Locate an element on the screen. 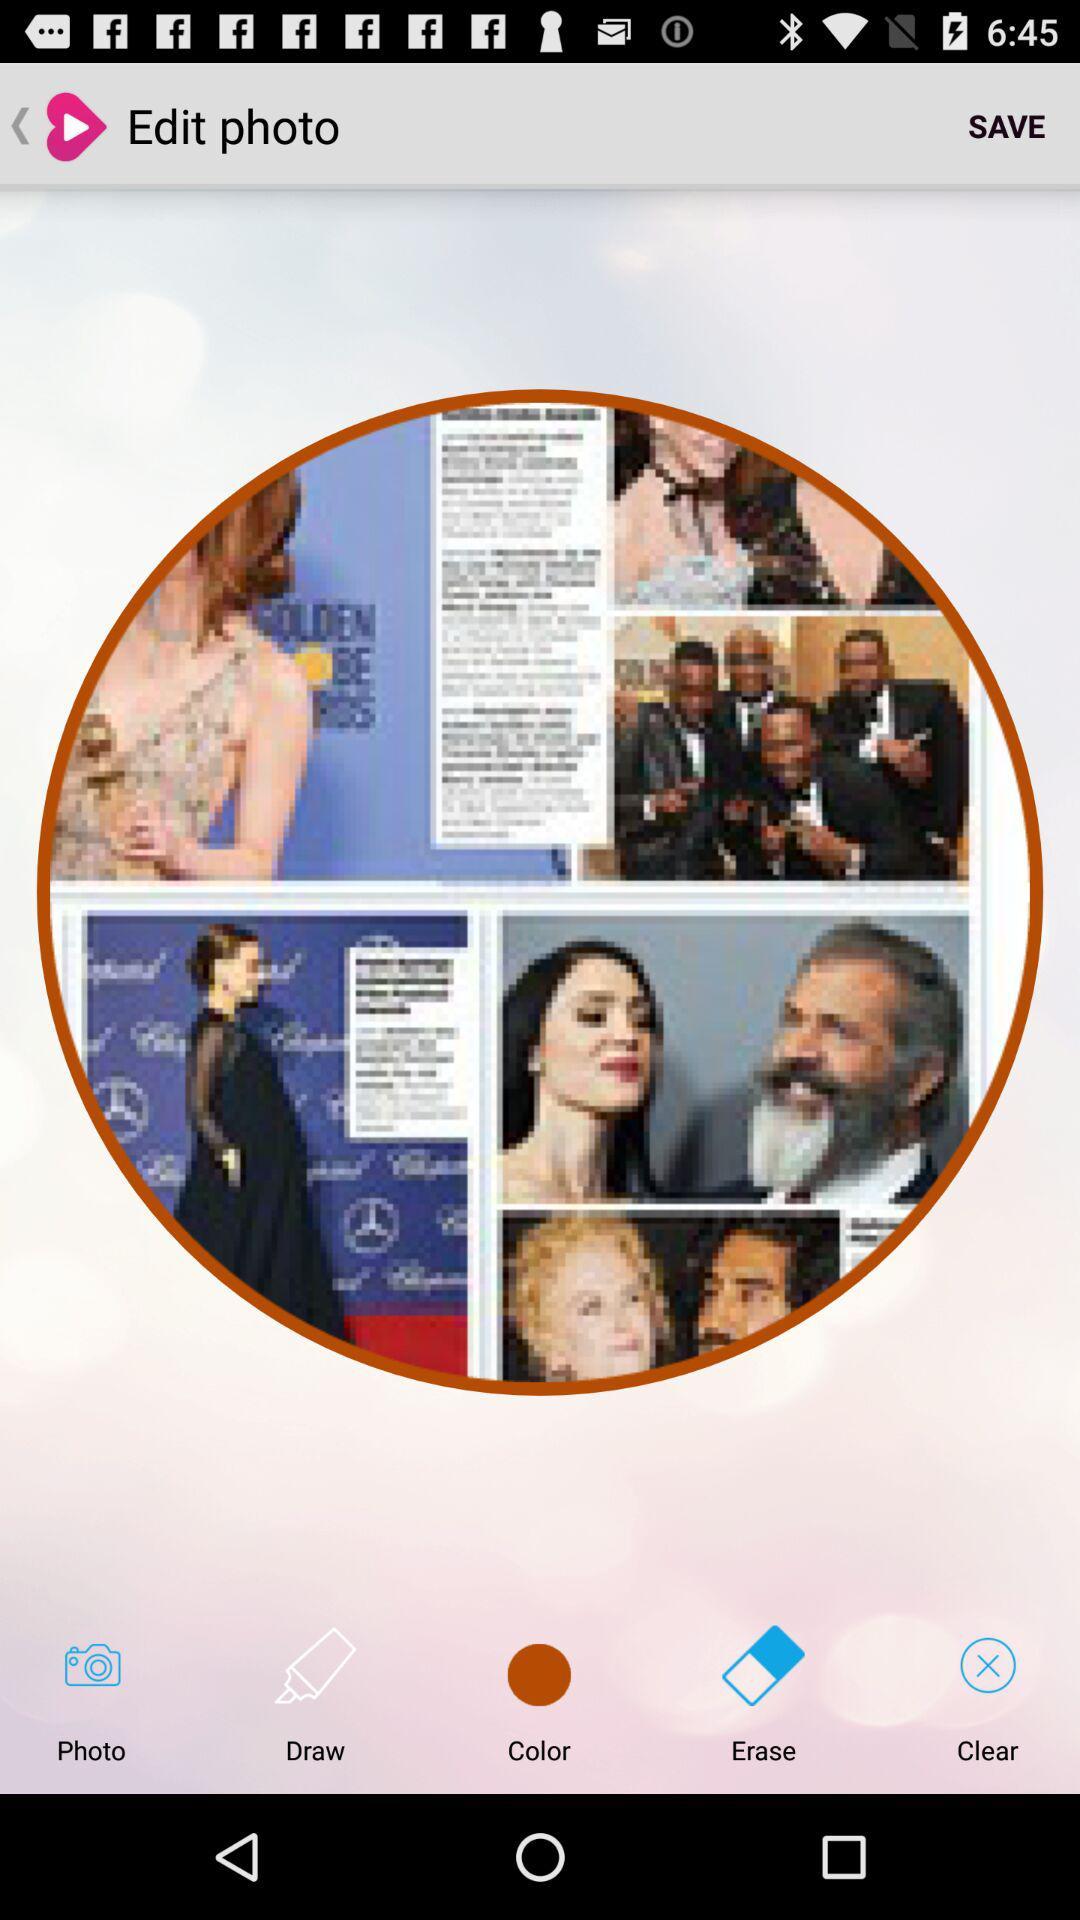 The image size is (1080, 1920). button next to the clear icon is located at coordinates (763, 1694).